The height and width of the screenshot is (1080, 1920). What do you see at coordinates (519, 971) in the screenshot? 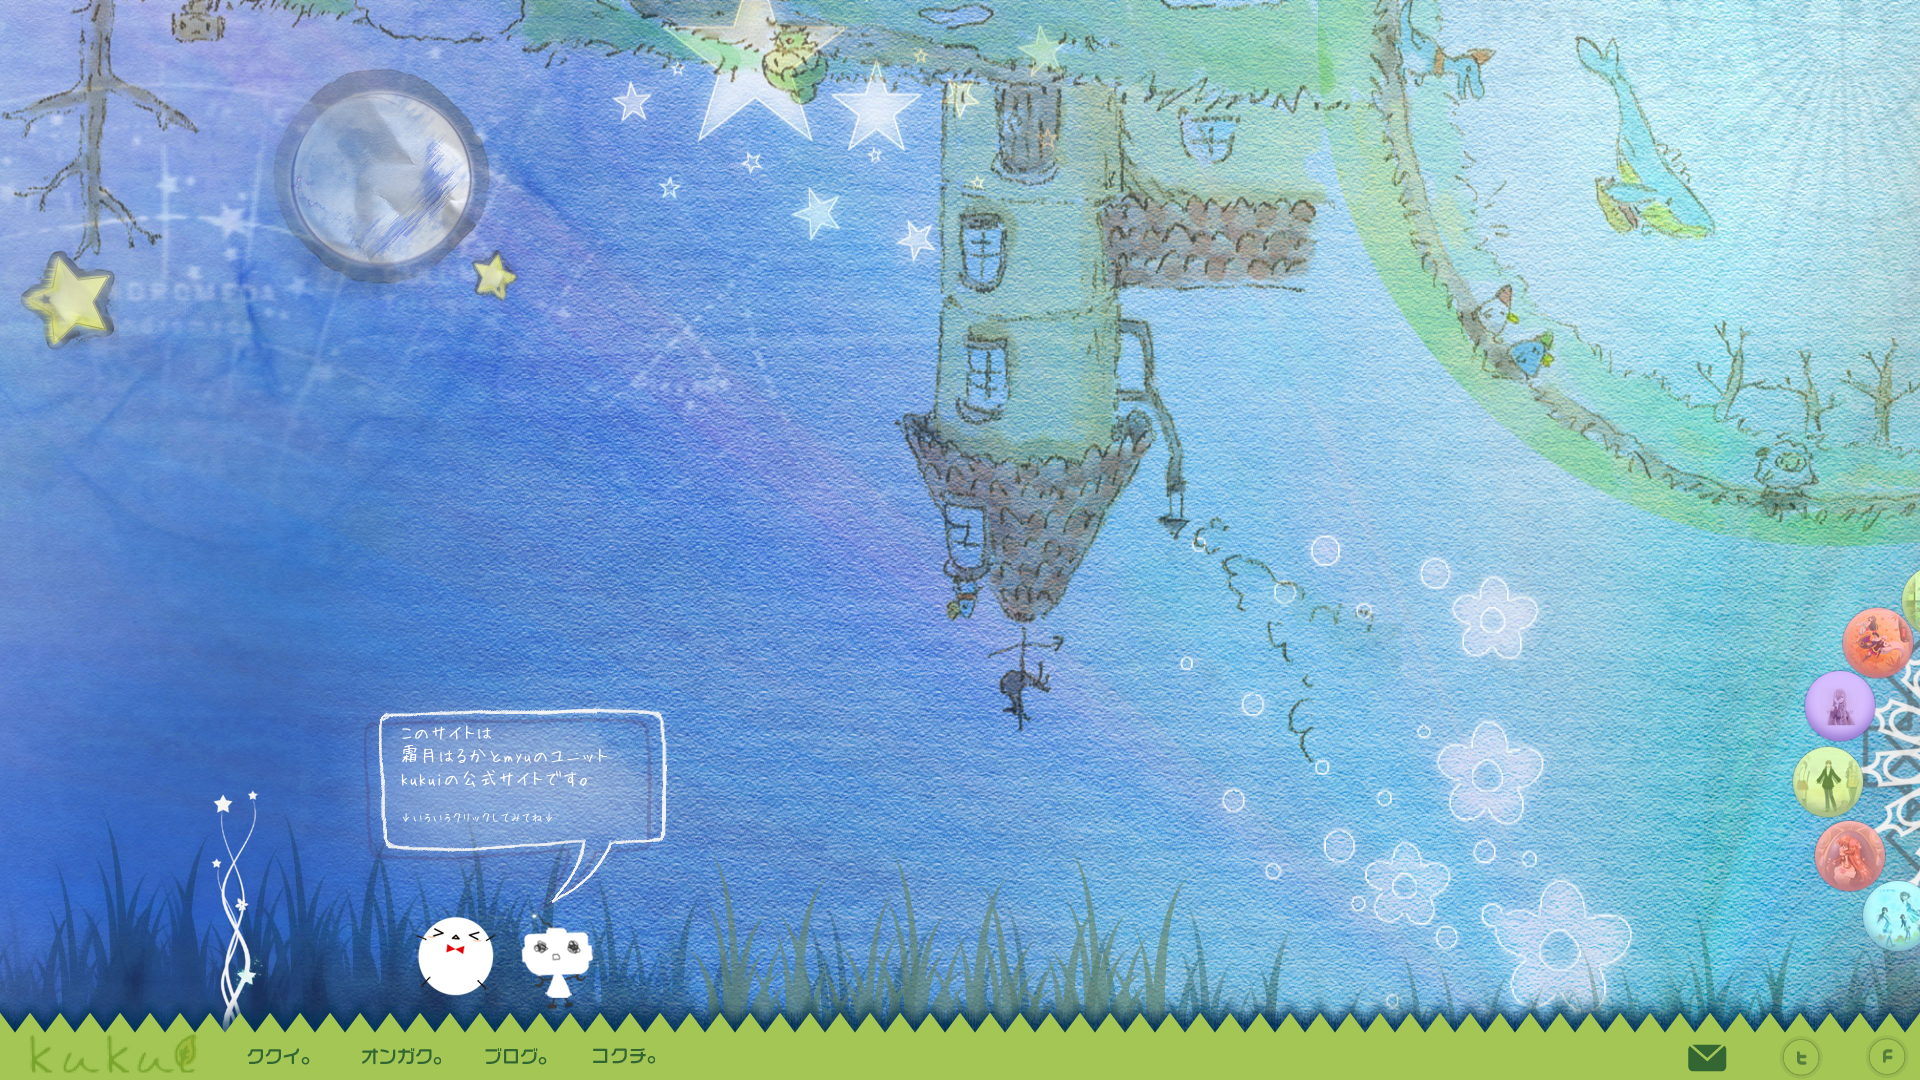
I see `'Click to enlarge'` at bounding box center [519, 971].